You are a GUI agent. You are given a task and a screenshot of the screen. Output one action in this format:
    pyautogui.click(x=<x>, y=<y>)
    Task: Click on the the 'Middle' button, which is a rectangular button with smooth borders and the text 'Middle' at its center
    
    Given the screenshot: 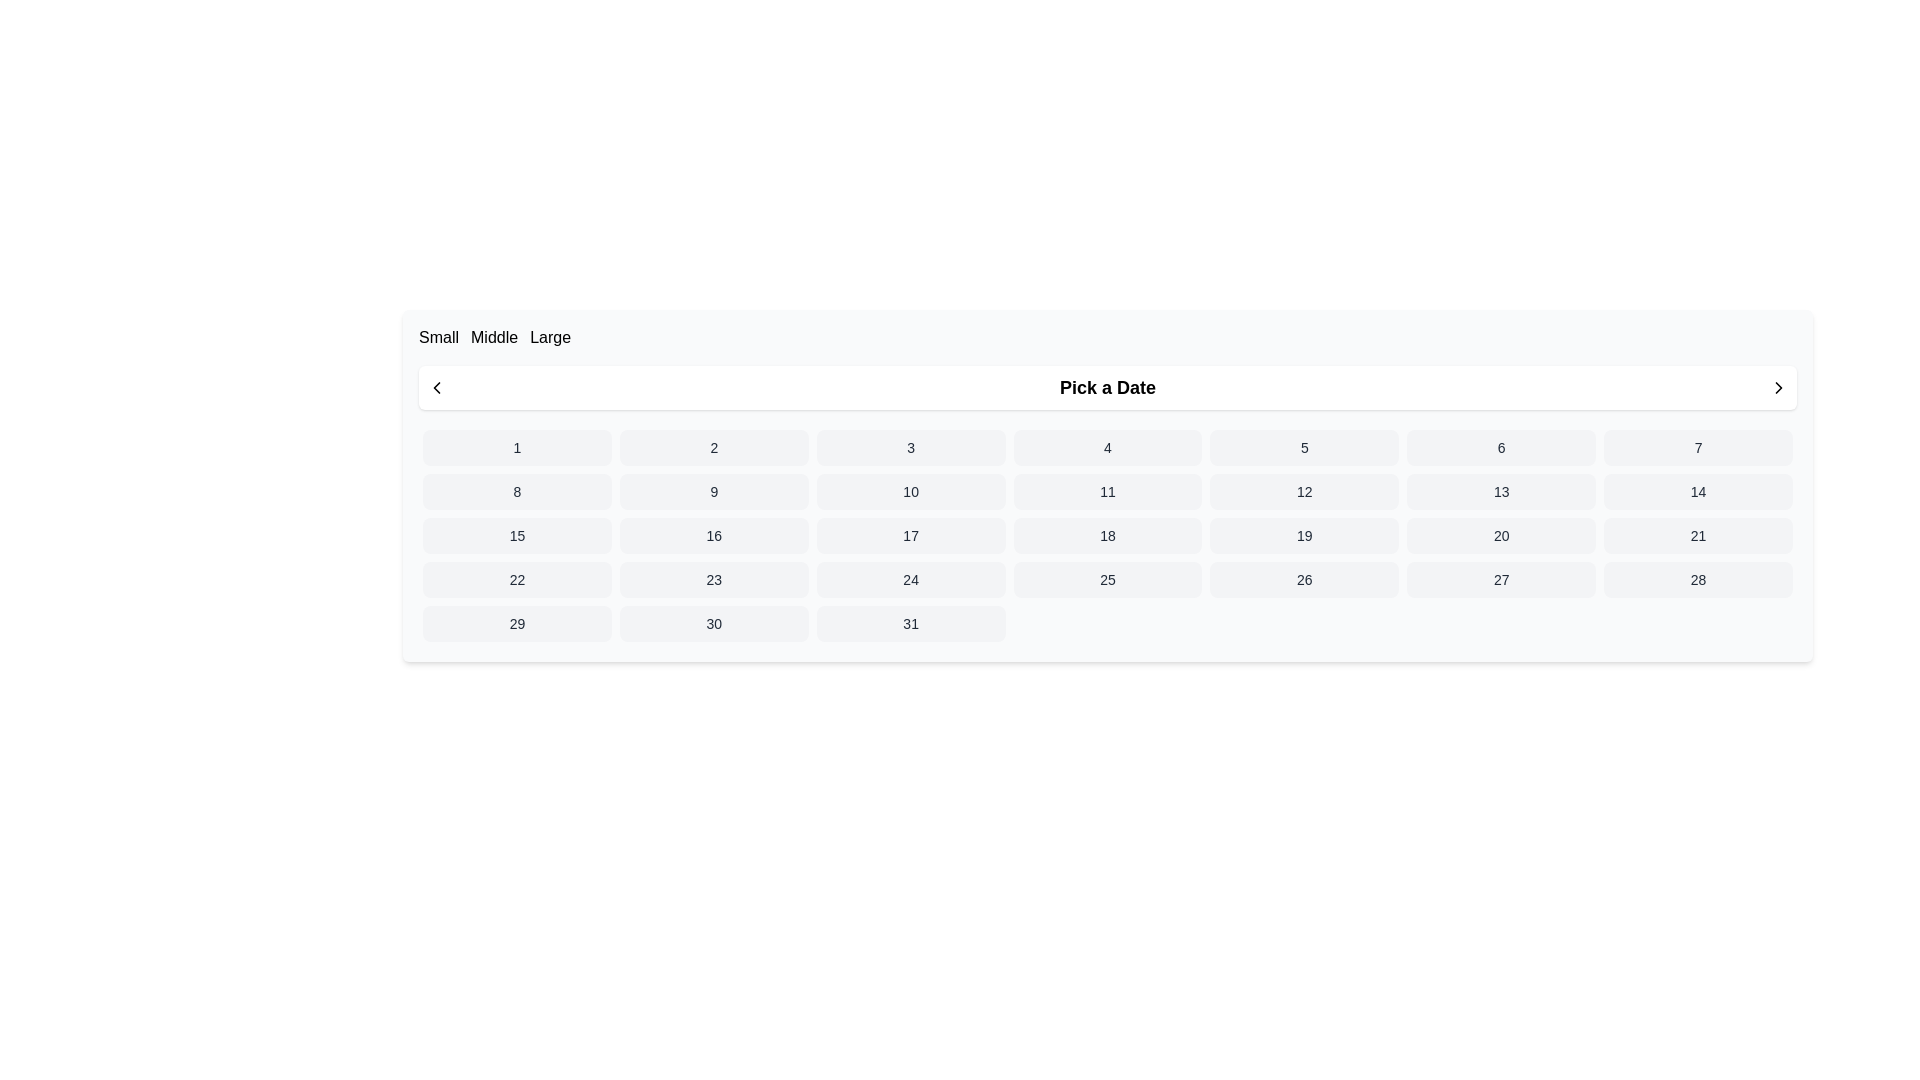 What is the action you would take?
    pyautogui.click(x=494, y=337)
    